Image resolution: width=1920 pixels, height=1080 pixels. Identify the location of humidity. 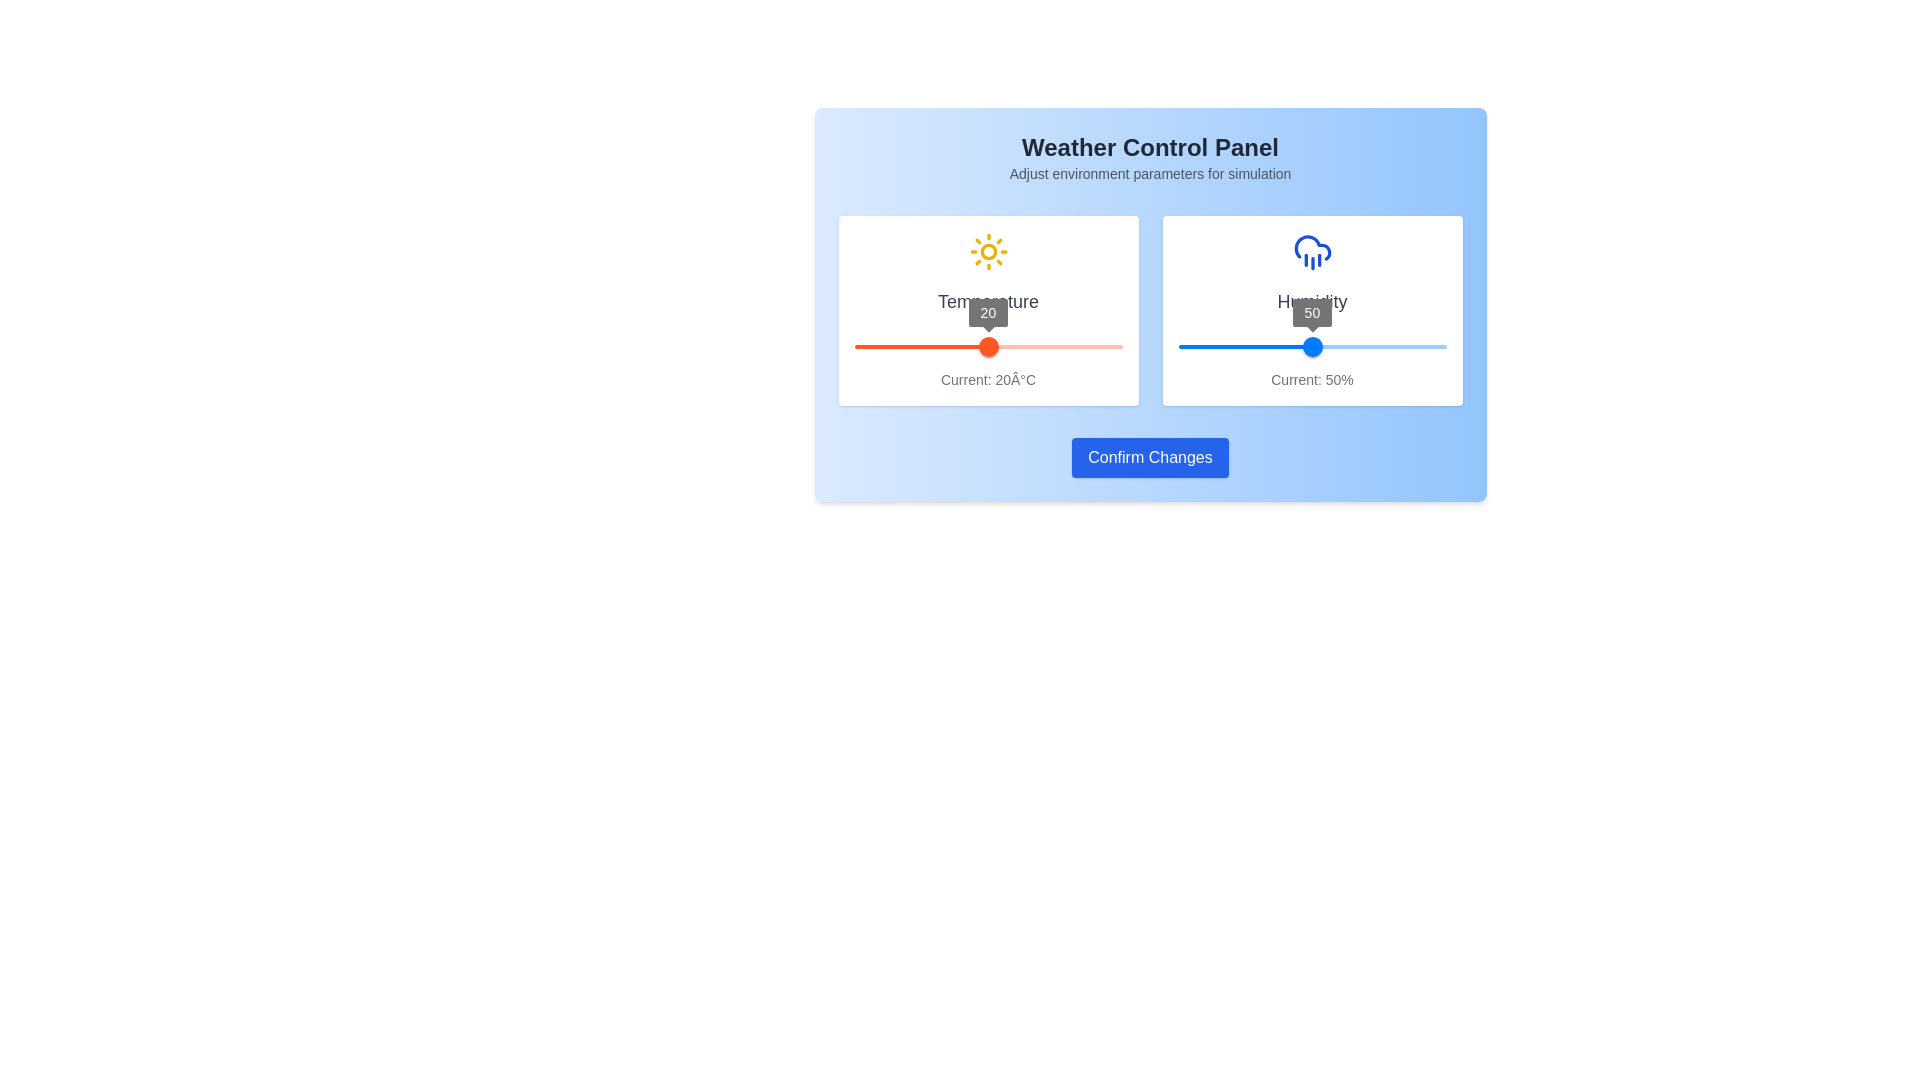
(1343, 346).